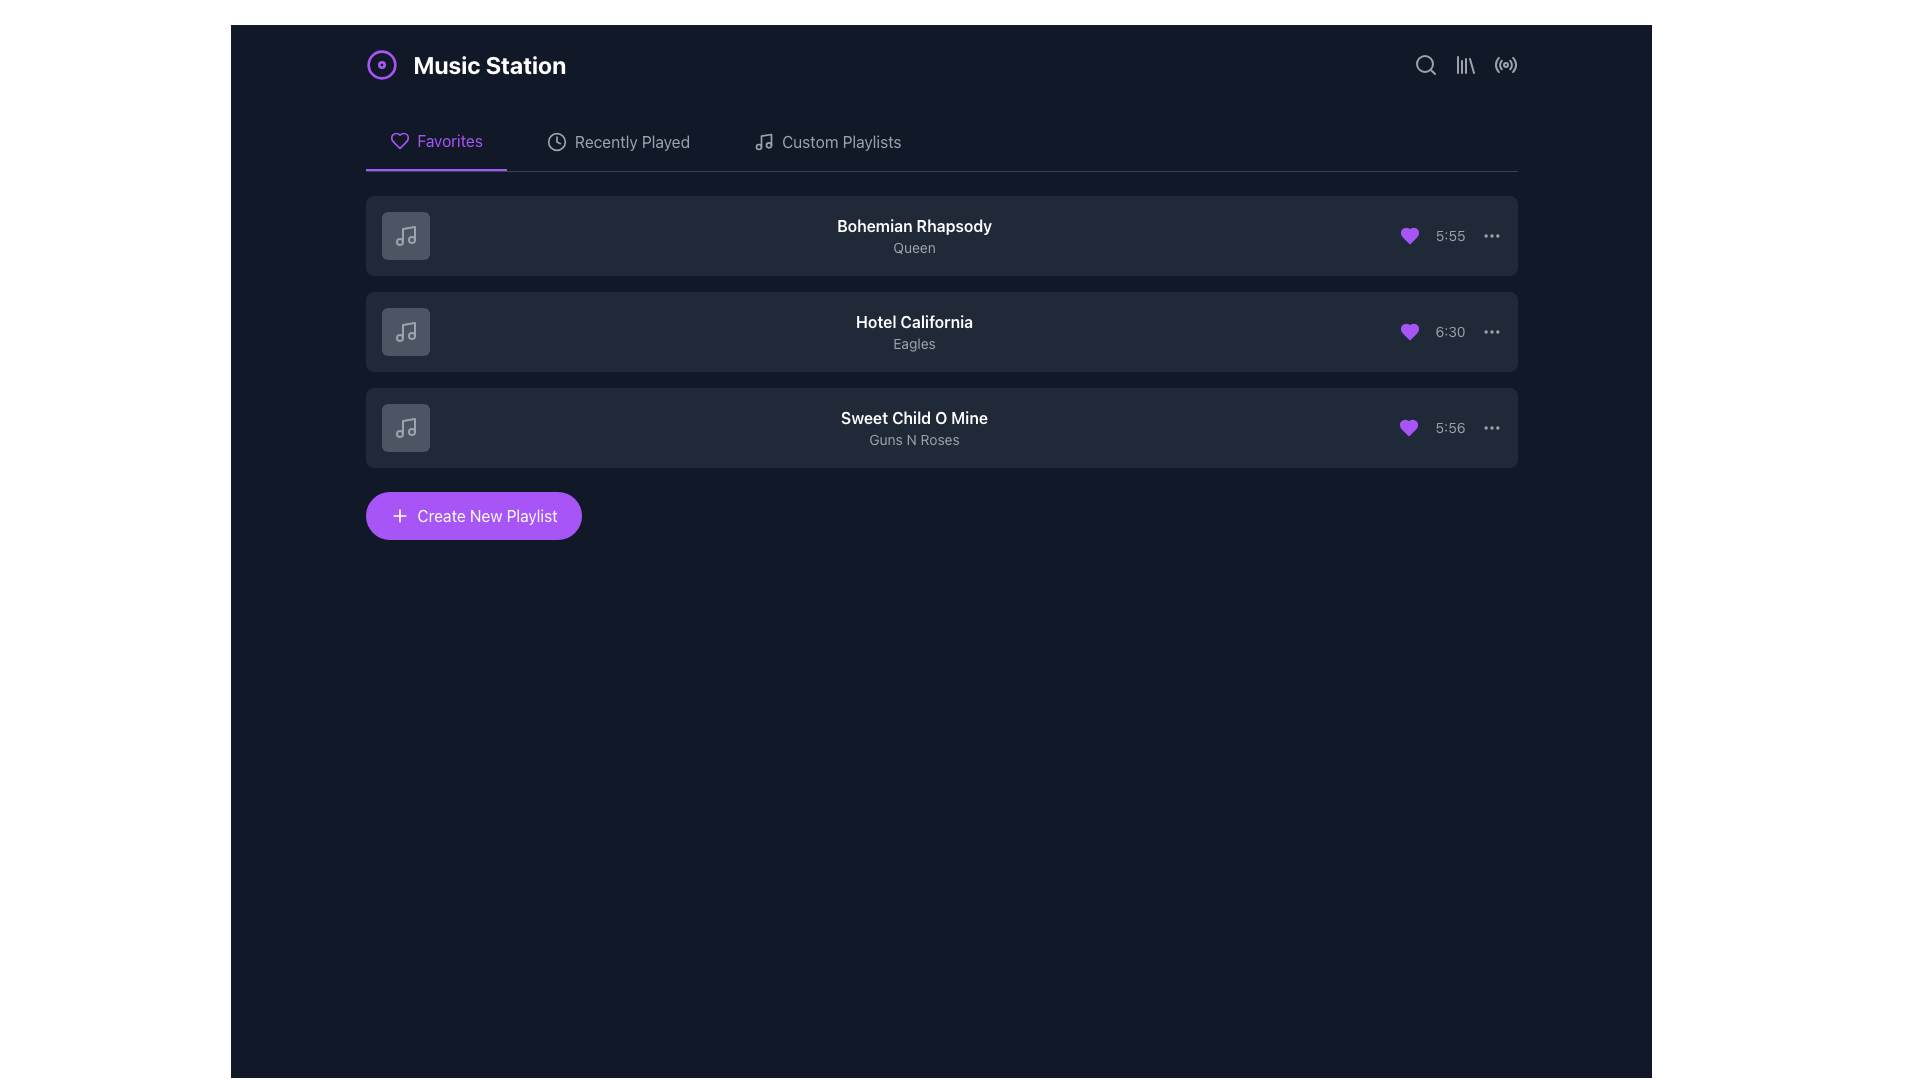 The image size is (1920, 1080). I want to click on the text label displaying the duration '6:30', located to the immediate left of the three horizontal dots button and to the right of the purple heart icon, so click(1450, 330).